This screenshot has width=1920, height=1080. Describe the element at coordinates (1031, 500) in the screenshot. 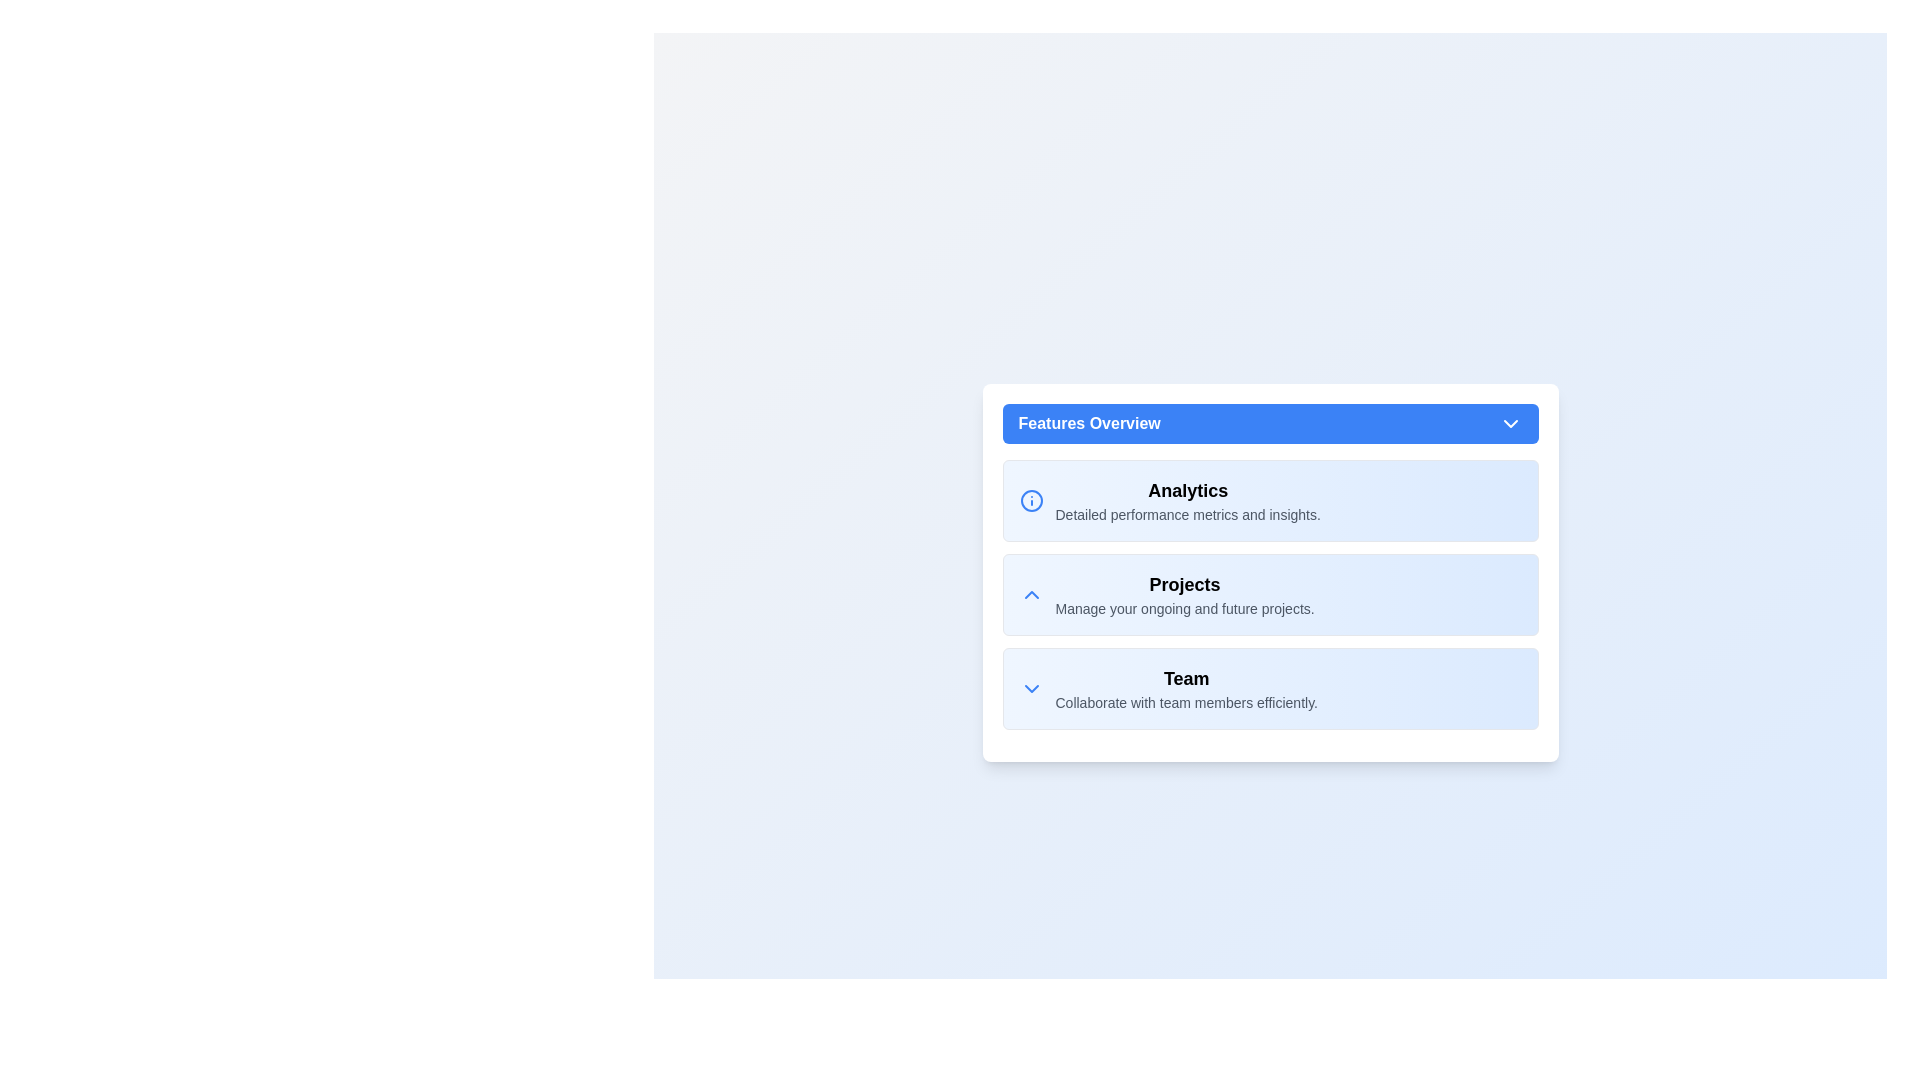

I see `the Information icon located at the far left of the 'Analytics' section` at that location.